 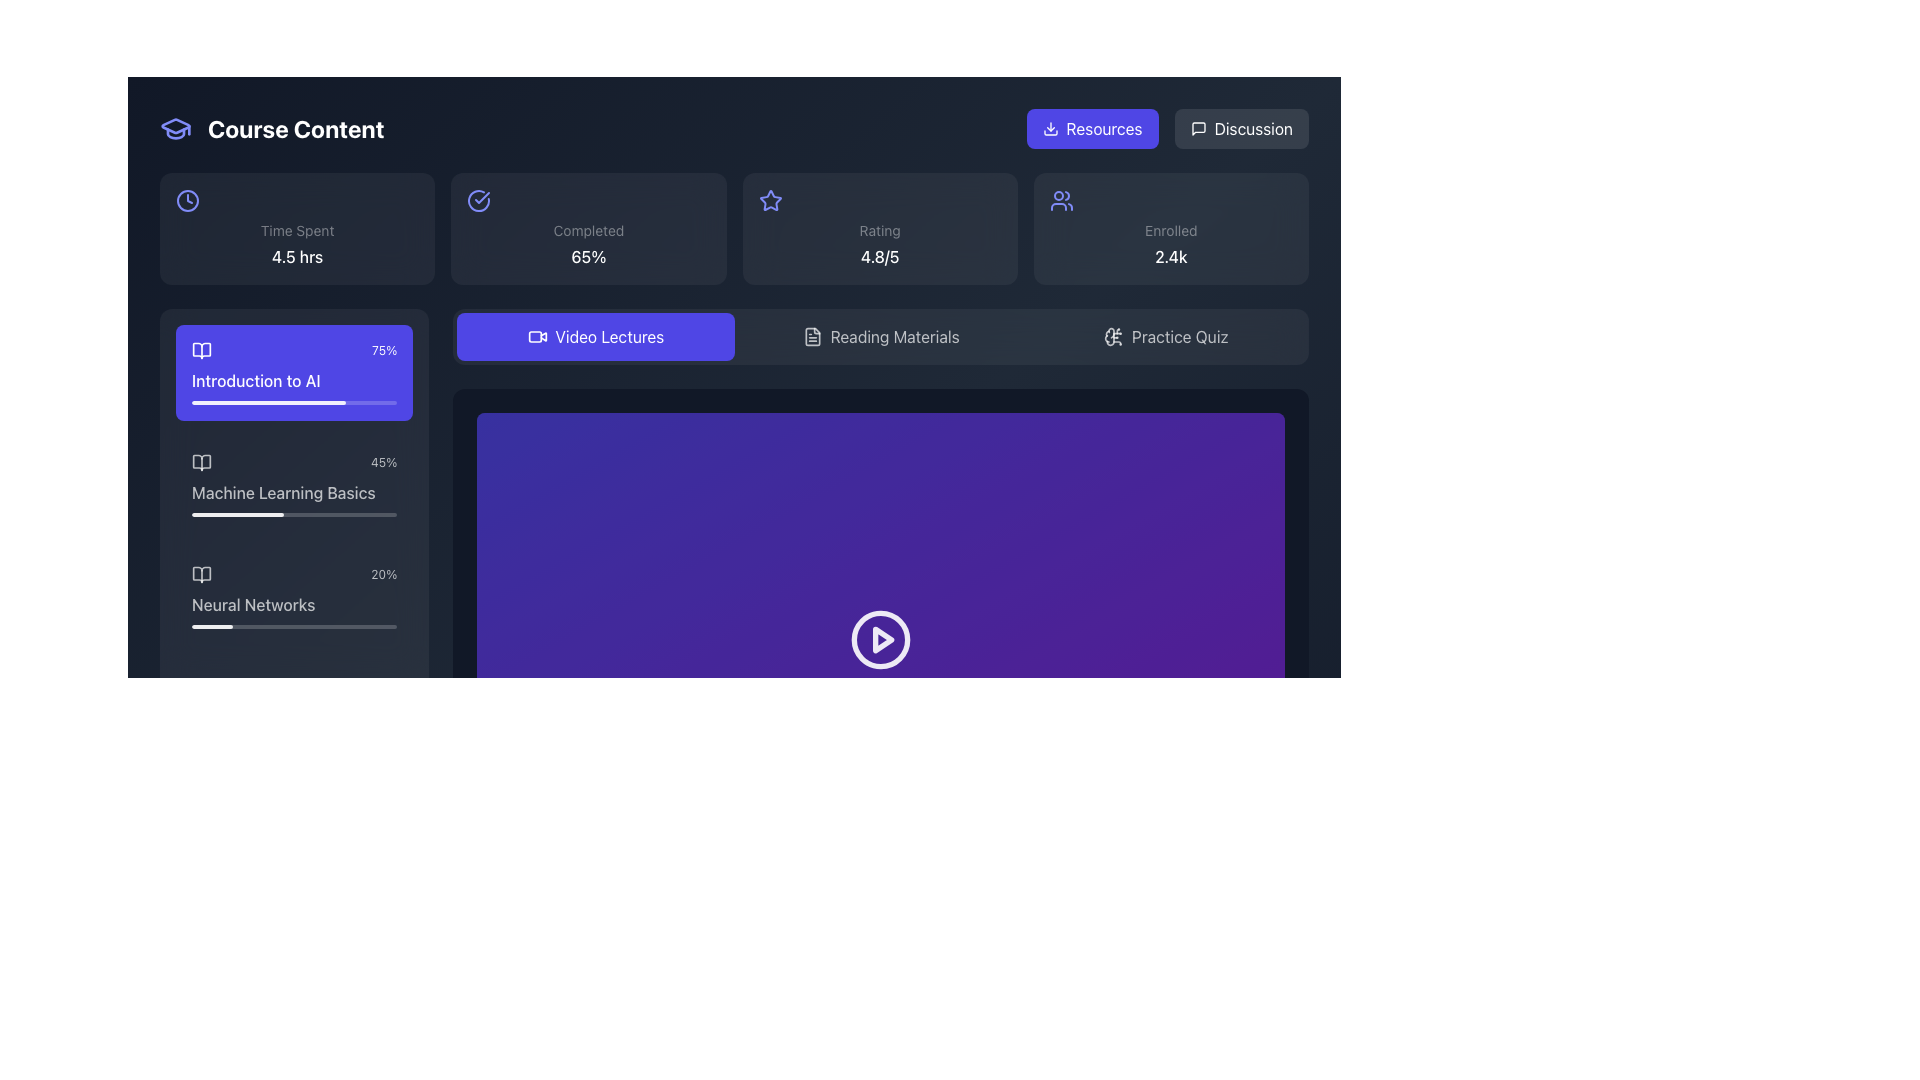 I want to click on the decorative Vector Graphic Component of the graduation cap icon located in the top-left corner of the interface, adjacent to the title 'Course Content', so click(x=176, y=126).